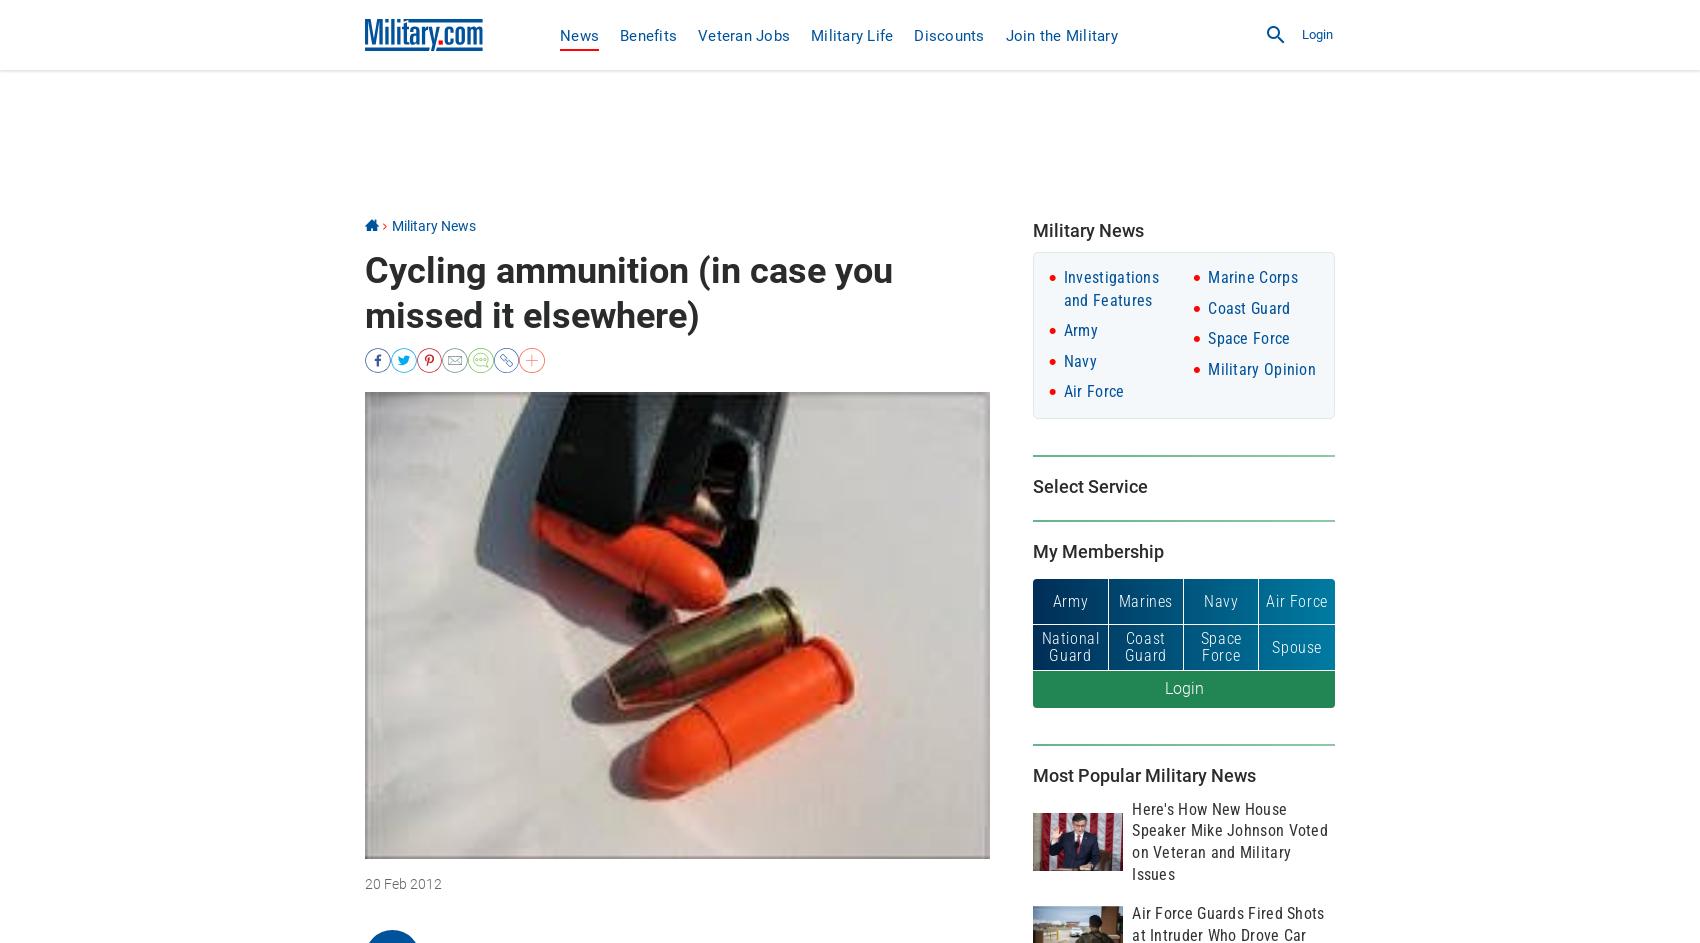 The height and width of the screenshot is (943, 1700). What do you see at coordinates (1117, 599) in the screenshot?
I see `'Marines'` at bounding box center [1117, 599].